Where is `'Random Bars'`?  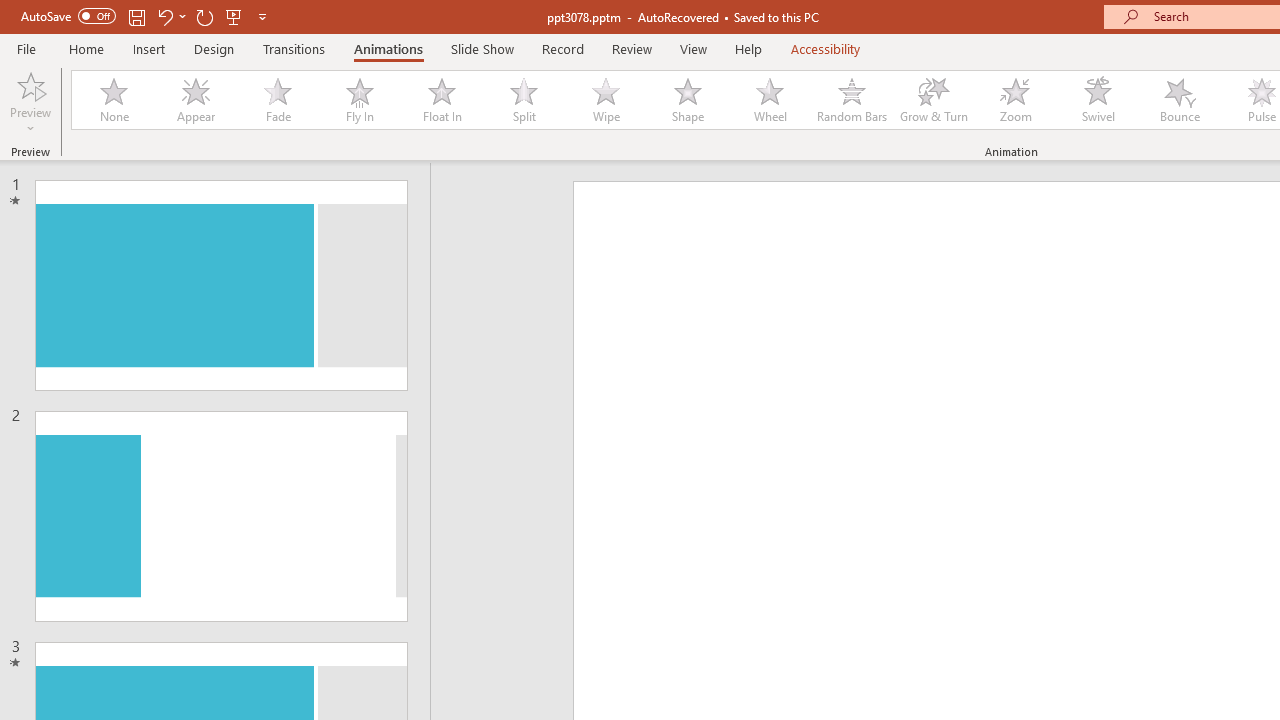
'Random Bars' is located at coordinates (852, 100).